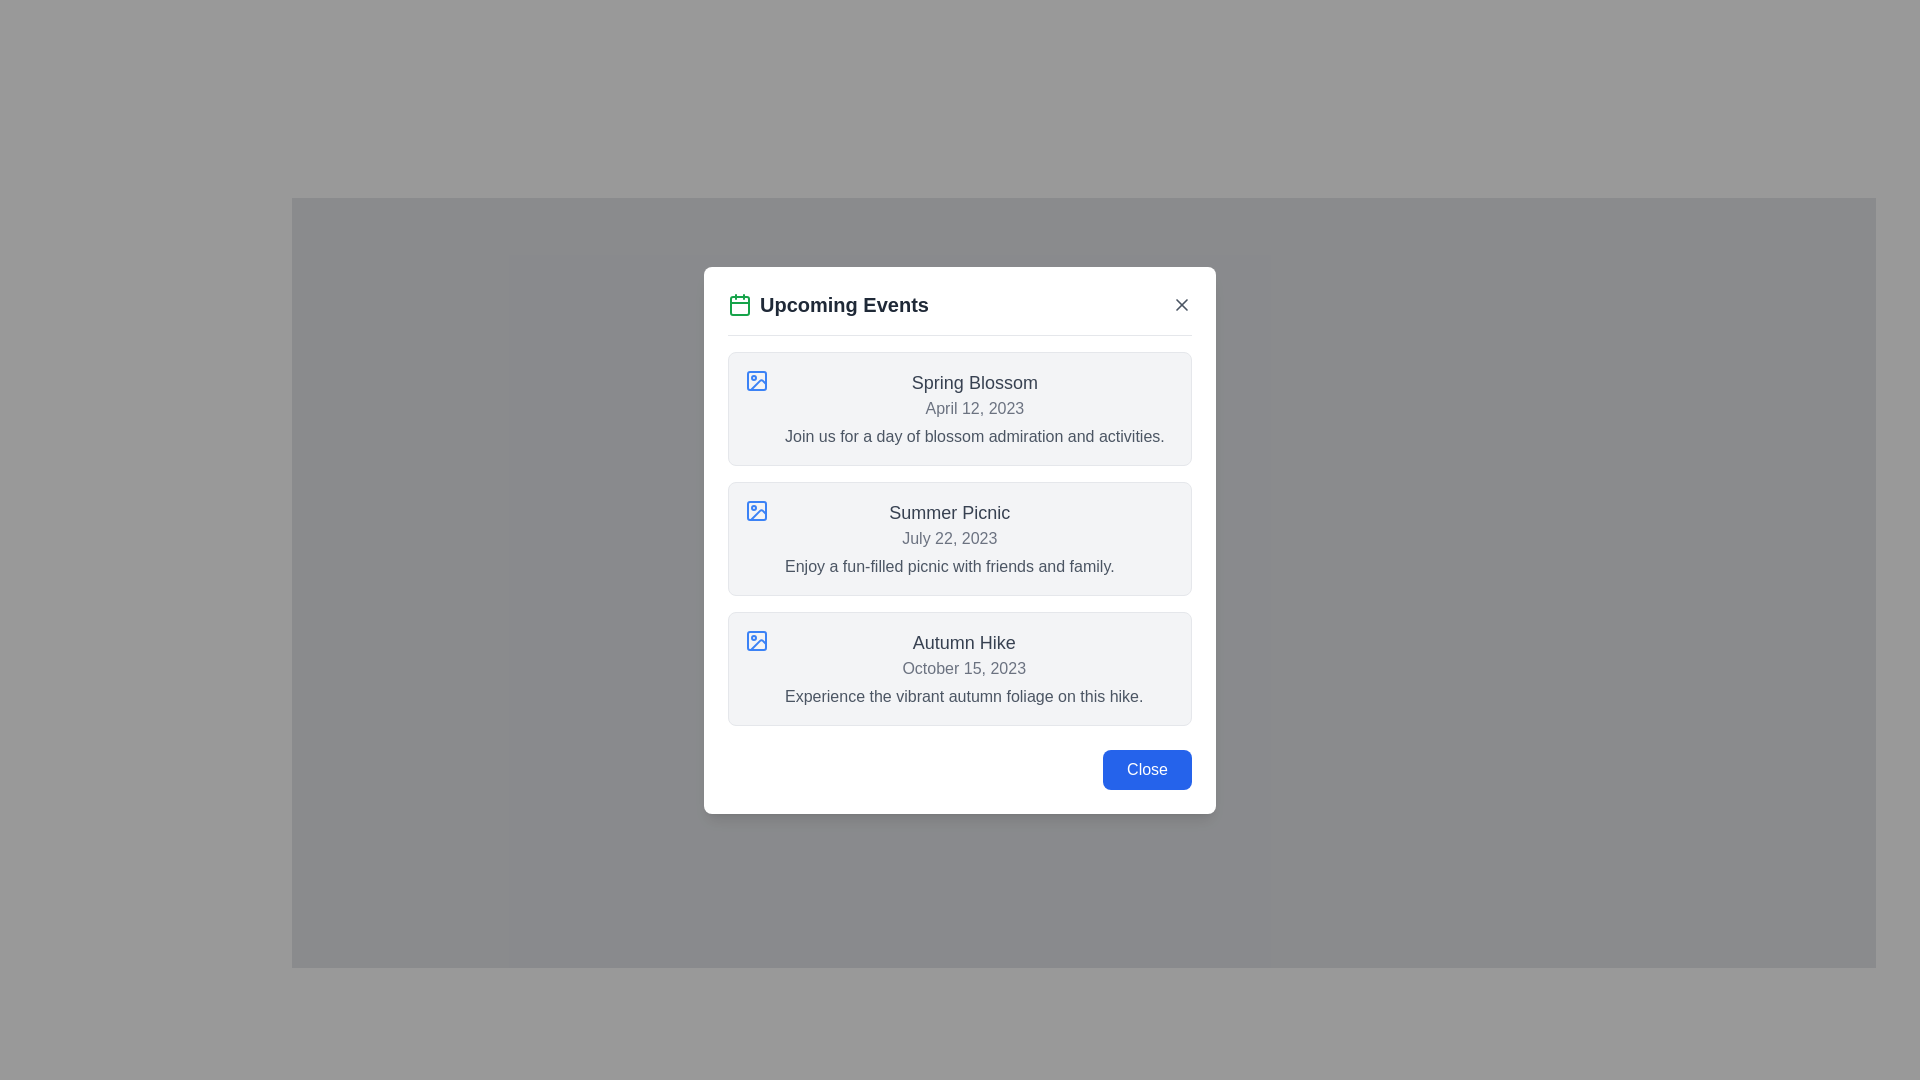 The height and width of the screenshot is (1080, 1920). Describe the element at coordinates (828, 304) in the screenshot. I see `the bold title text labeled 'Upcoming Events' with a green calendar icon, positioned at the top-left of the modal dialog's section header` at that location.